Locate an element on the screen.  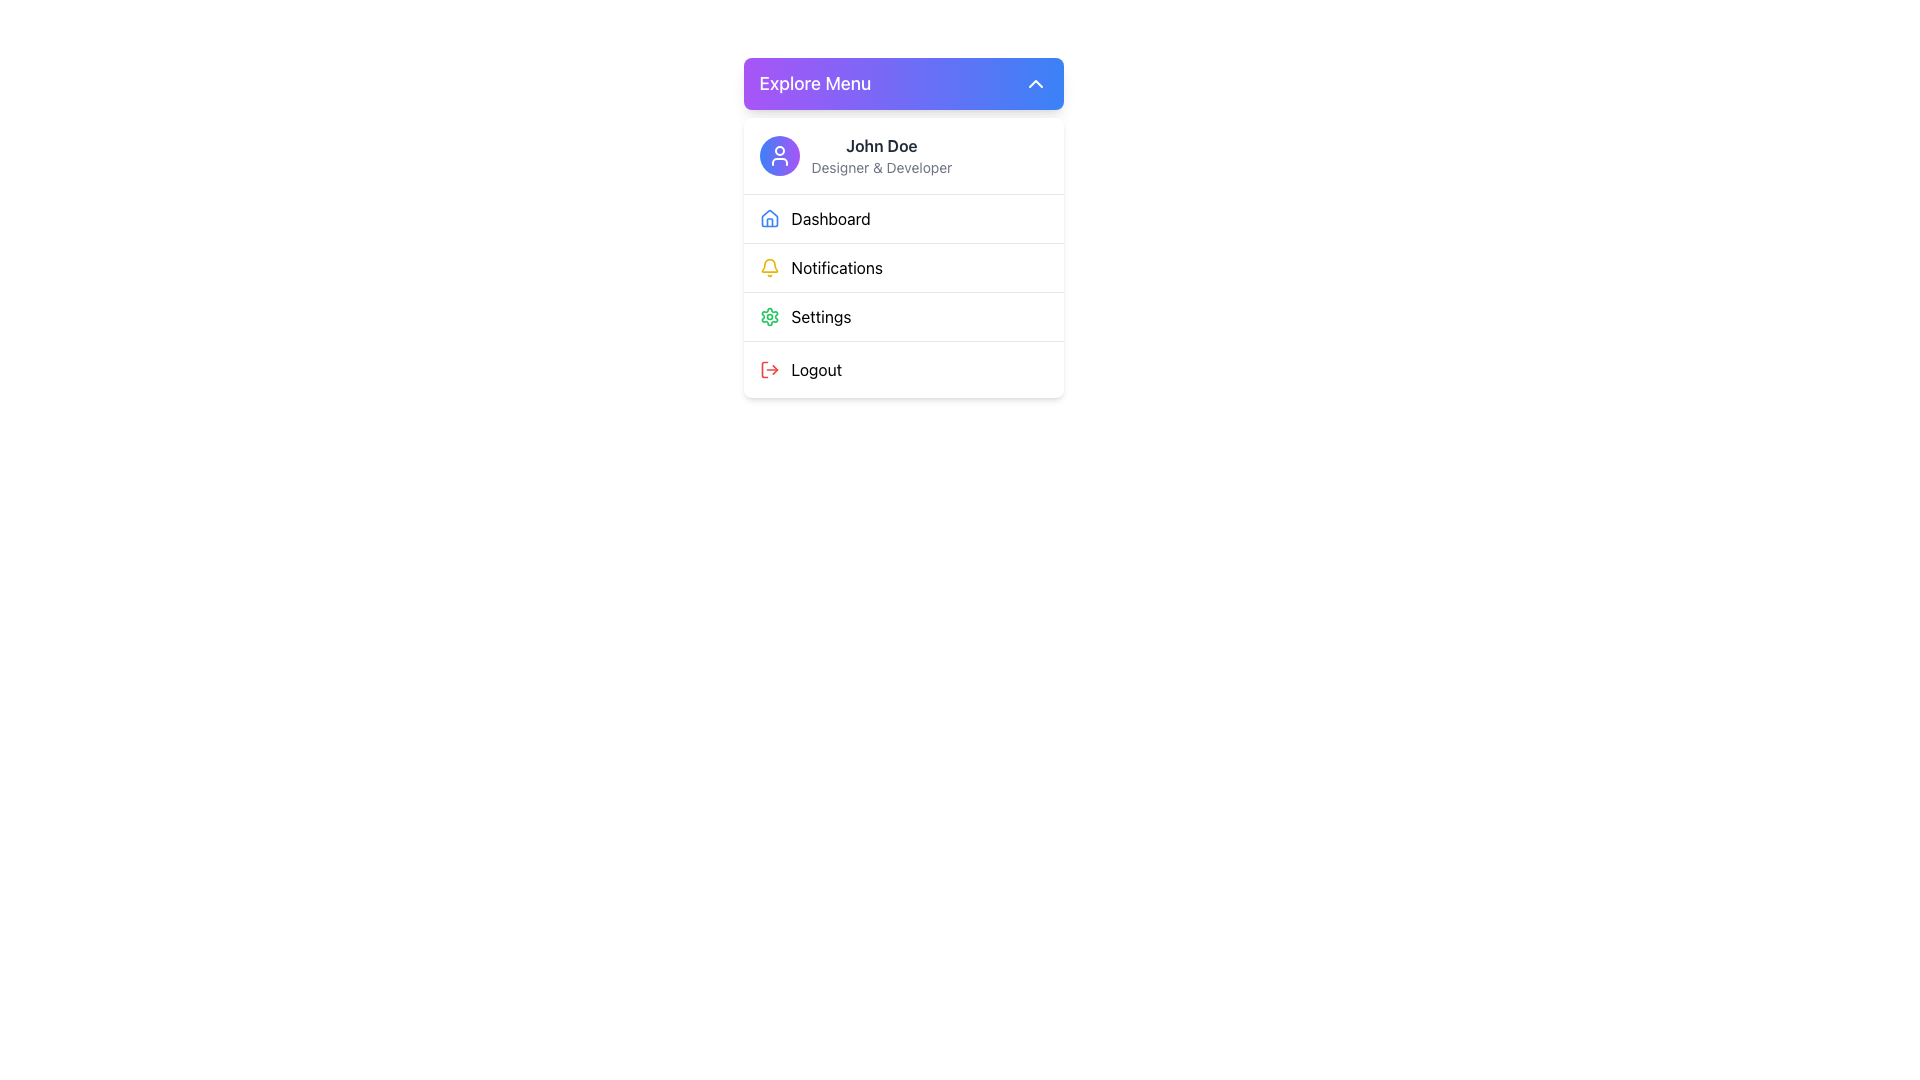
the logout icon located to the left of the 'Logout' text is located at coordinates (768, 370).